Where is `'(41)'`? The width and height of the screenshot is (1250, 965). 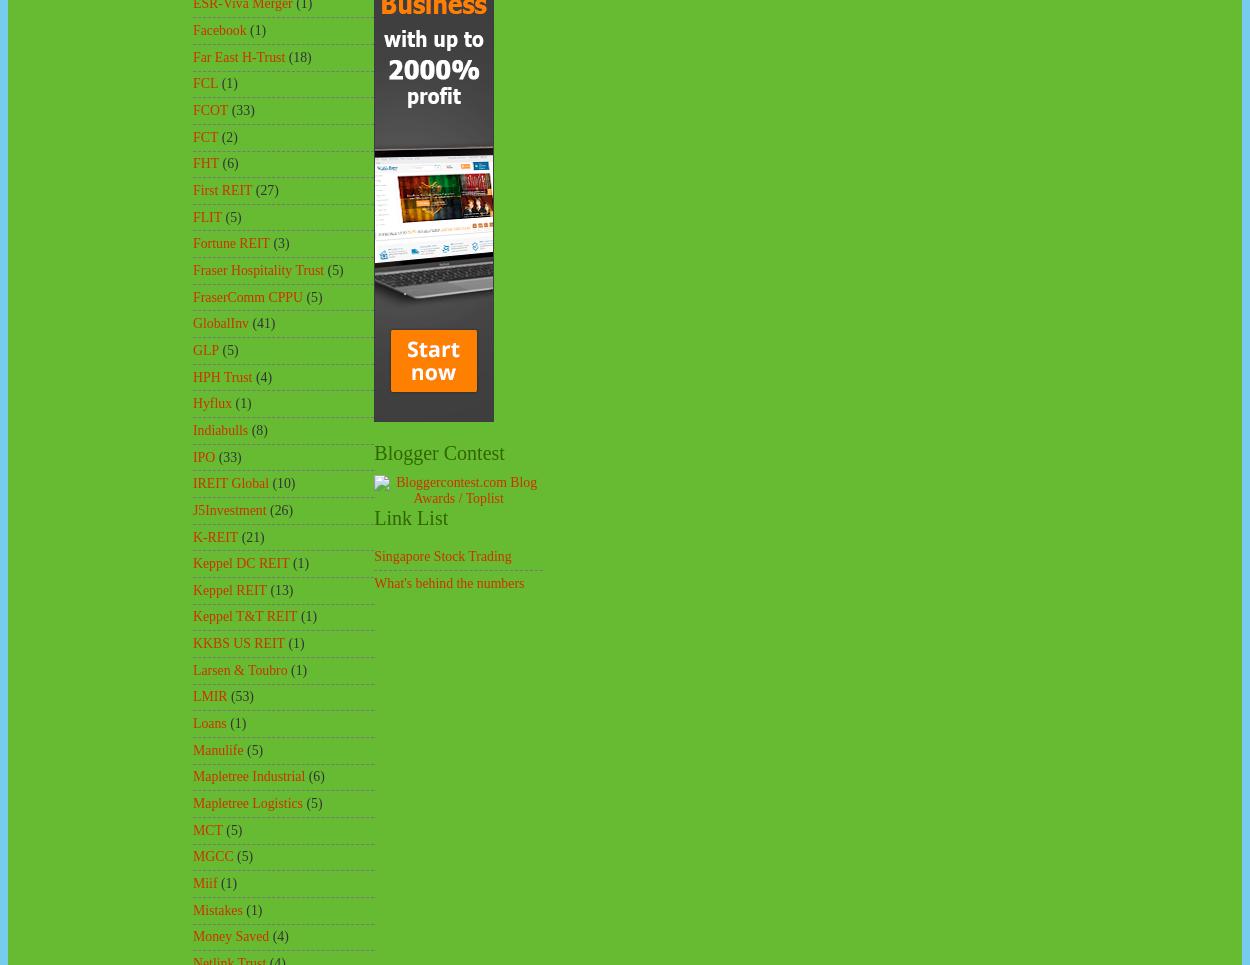
'(41)' is located at coordinates (252, 322).